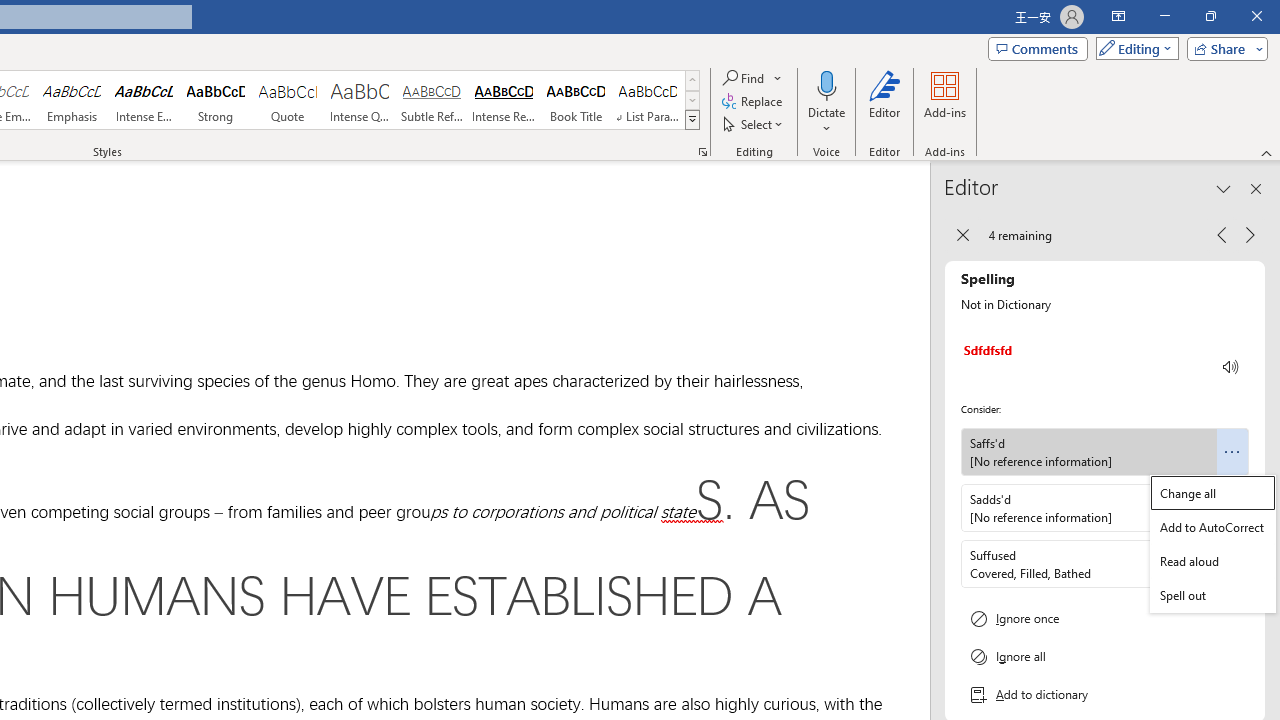 Image resolution: width=1280 pixels, height=720 pixels. I want to click on 'Add to AutoCorrect', so click(1211, 526).